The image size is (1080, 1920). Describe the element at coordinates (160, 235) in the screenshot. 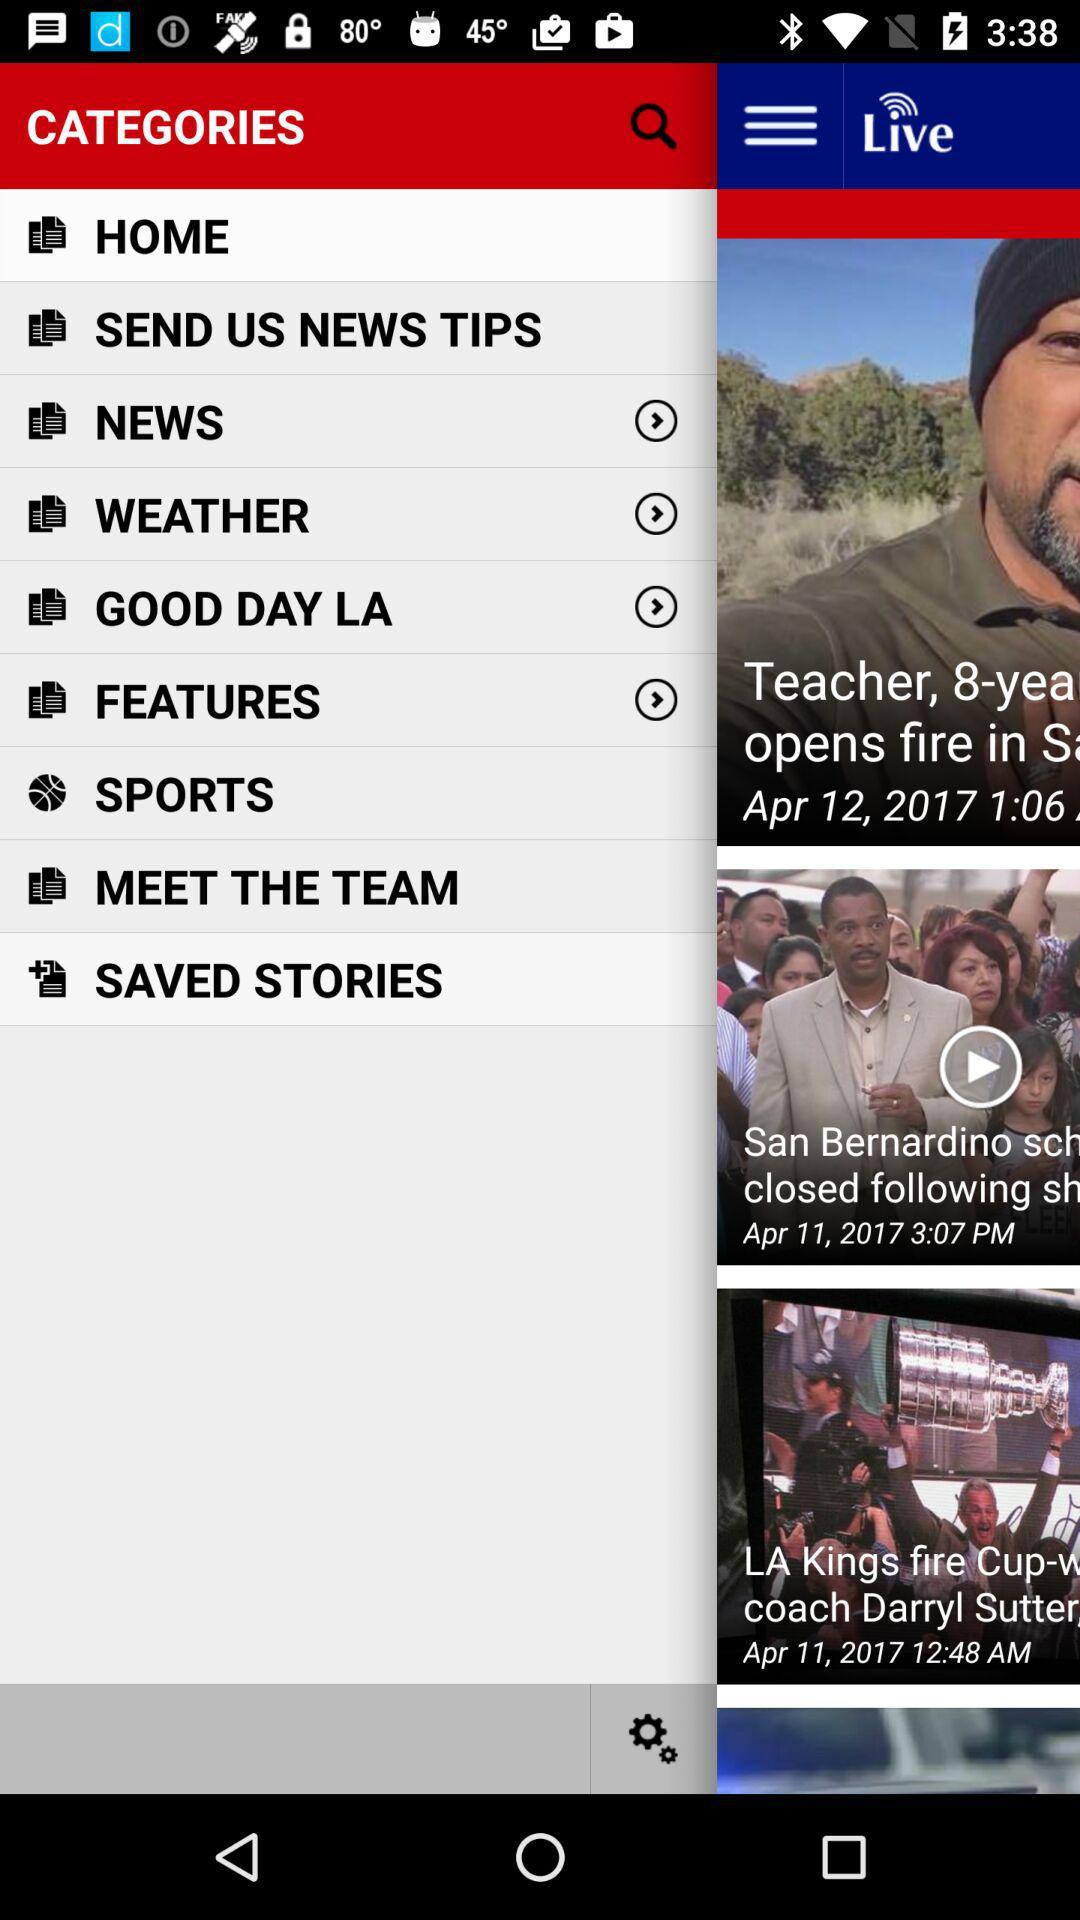

I see `home item` at that location.